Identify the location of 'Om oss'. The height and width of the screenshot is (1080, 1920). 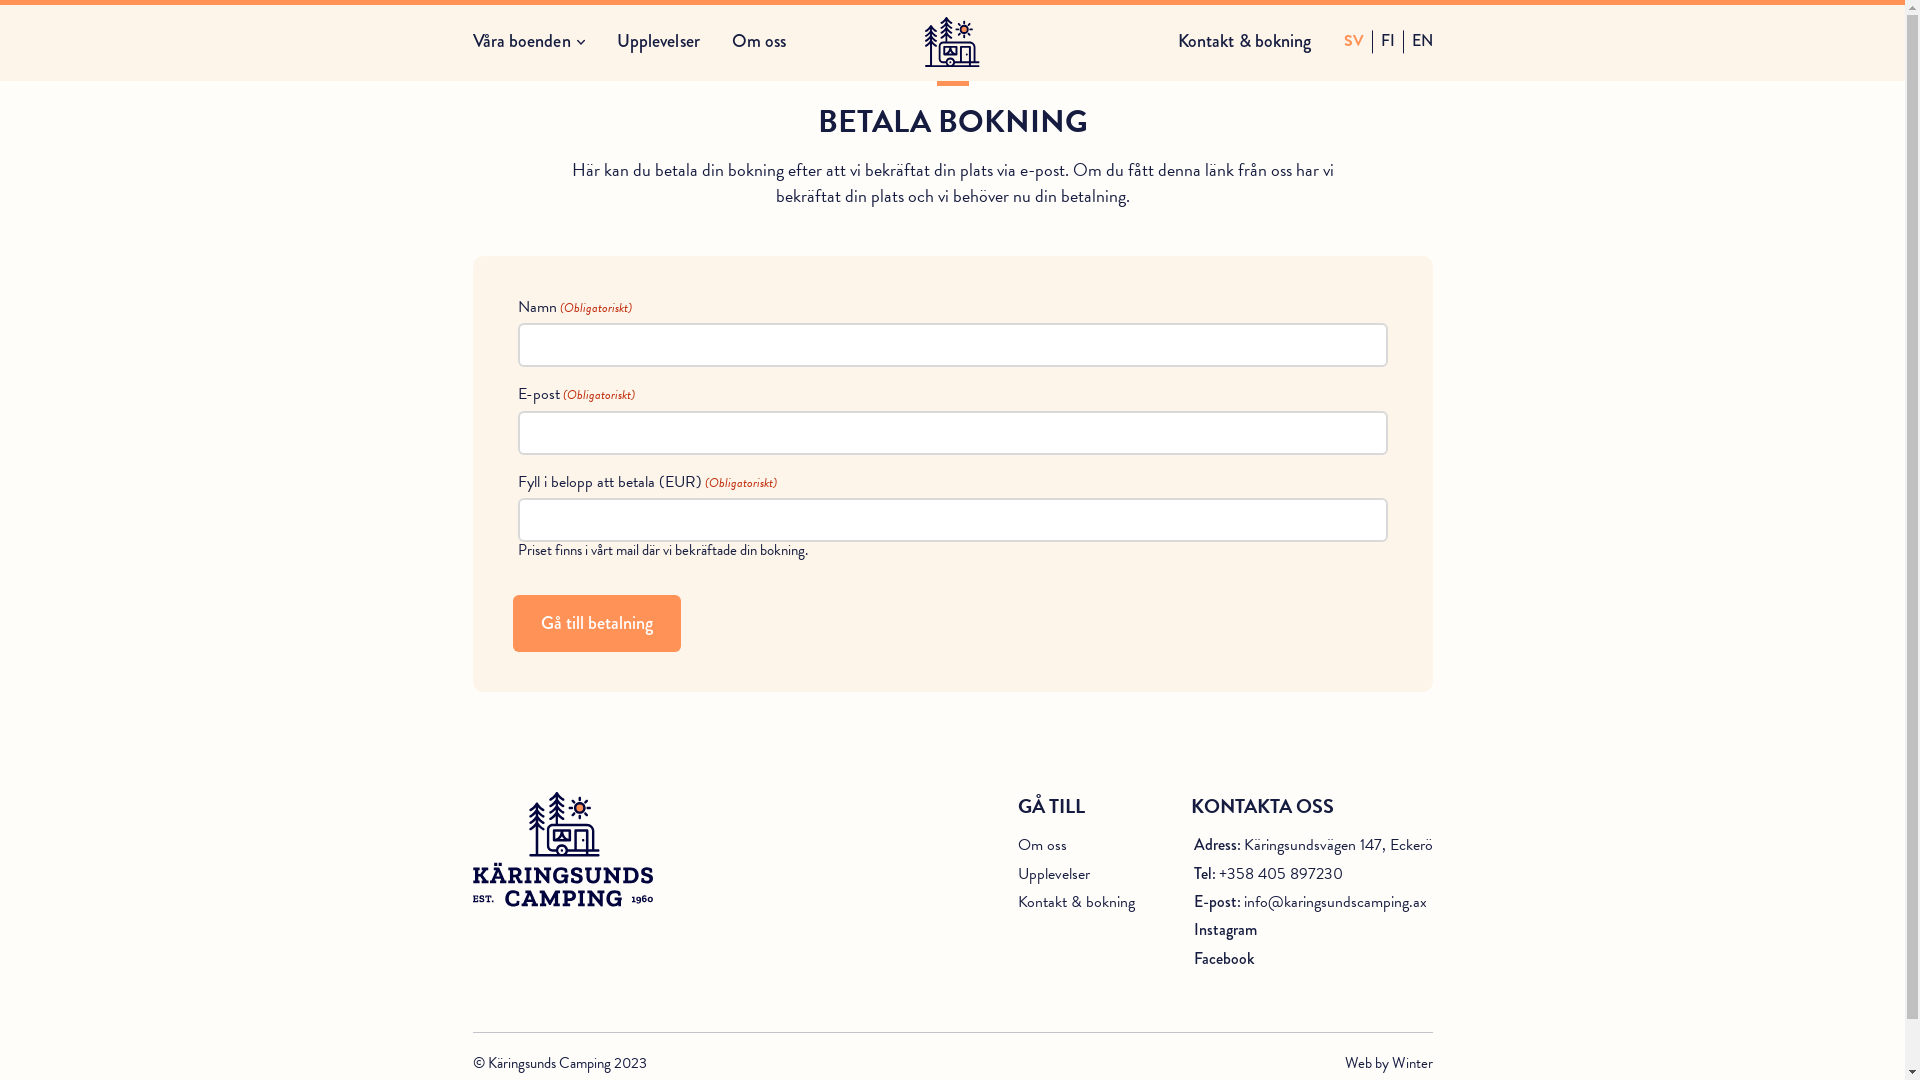
(1041, 844).